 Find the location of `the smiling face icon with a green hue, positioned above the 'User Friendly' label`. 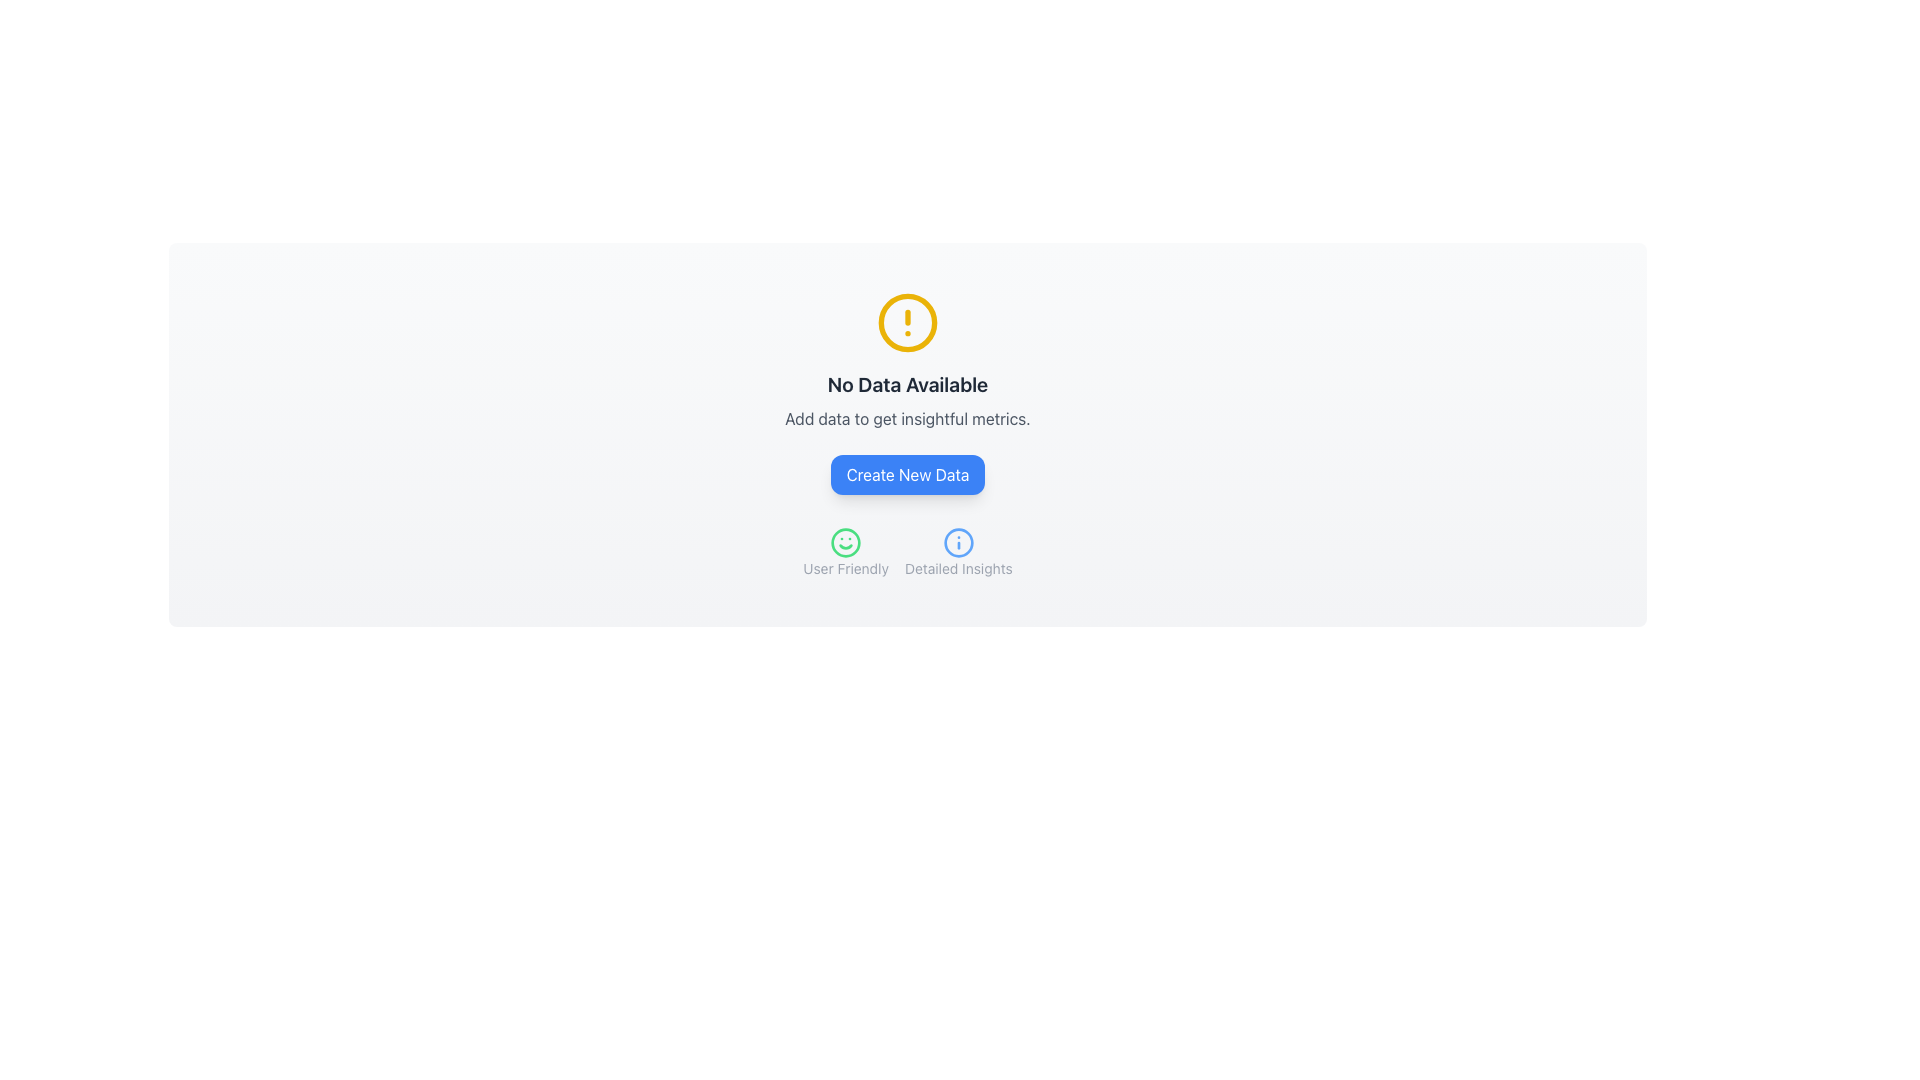

the smiling face icon with a green hue, positioned above the 'User Friendly' label is located at coordinates (846, 543).